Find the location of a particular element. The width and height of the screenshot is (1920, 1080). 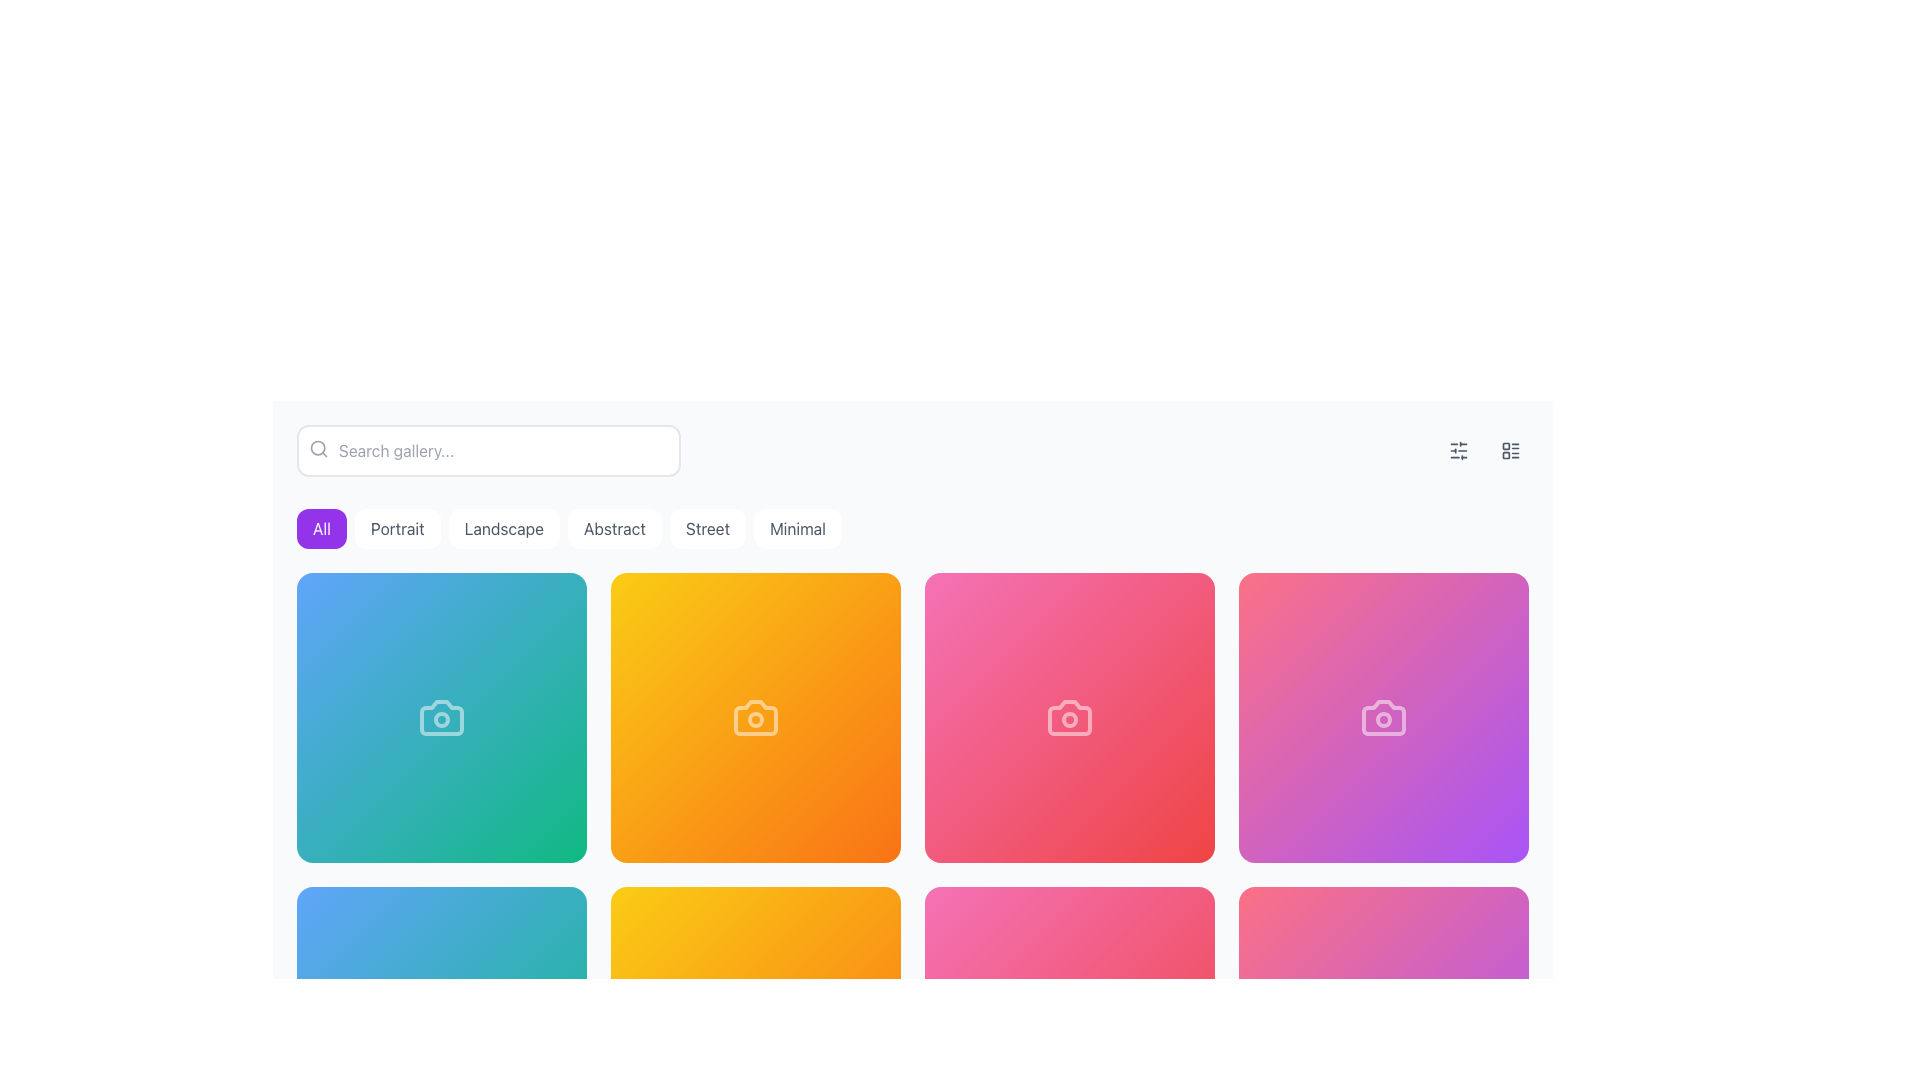

the second button in a horizontal group of six buttons, which serves as a filter option for 'Portrait' items in the gallery is located at coordinates (397, 527).